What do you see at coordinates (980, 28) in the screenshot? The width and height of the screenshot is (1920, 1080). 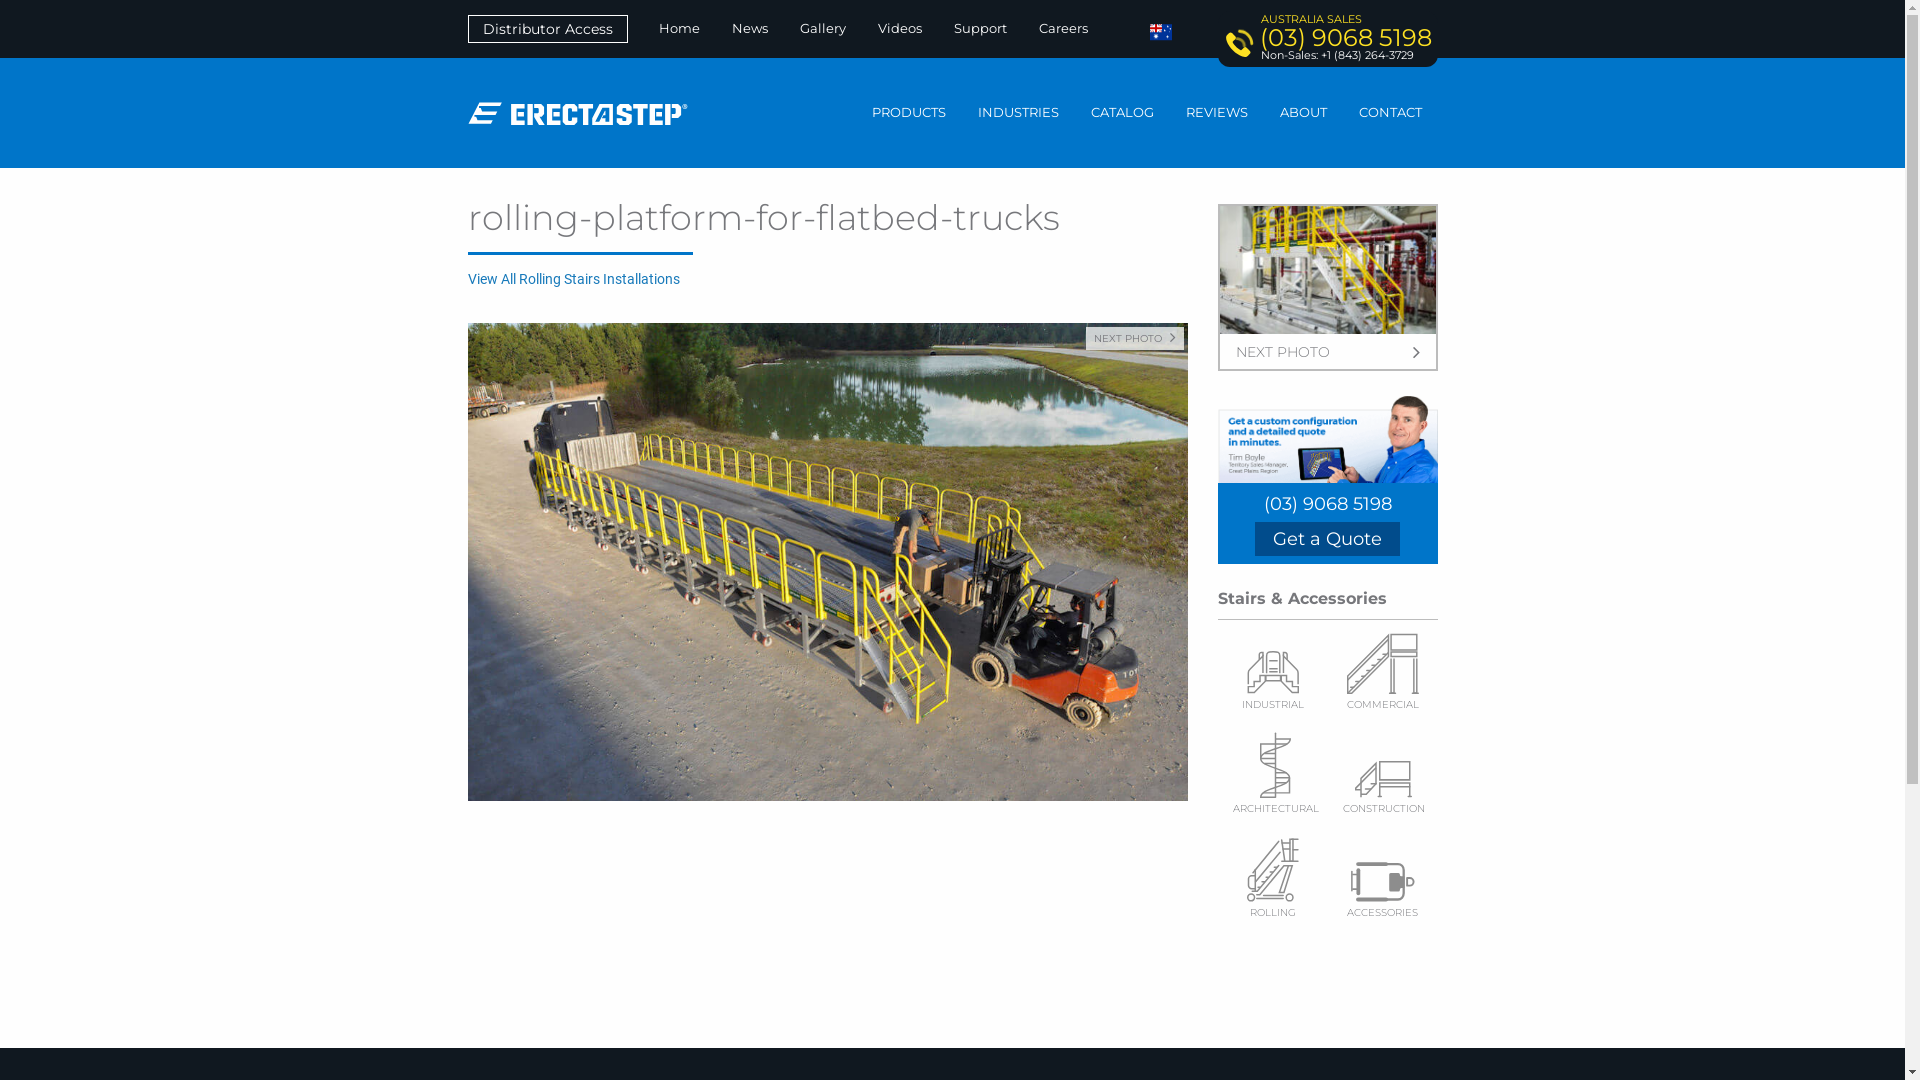 I see `'Support'` at bounding box center [980, 28].